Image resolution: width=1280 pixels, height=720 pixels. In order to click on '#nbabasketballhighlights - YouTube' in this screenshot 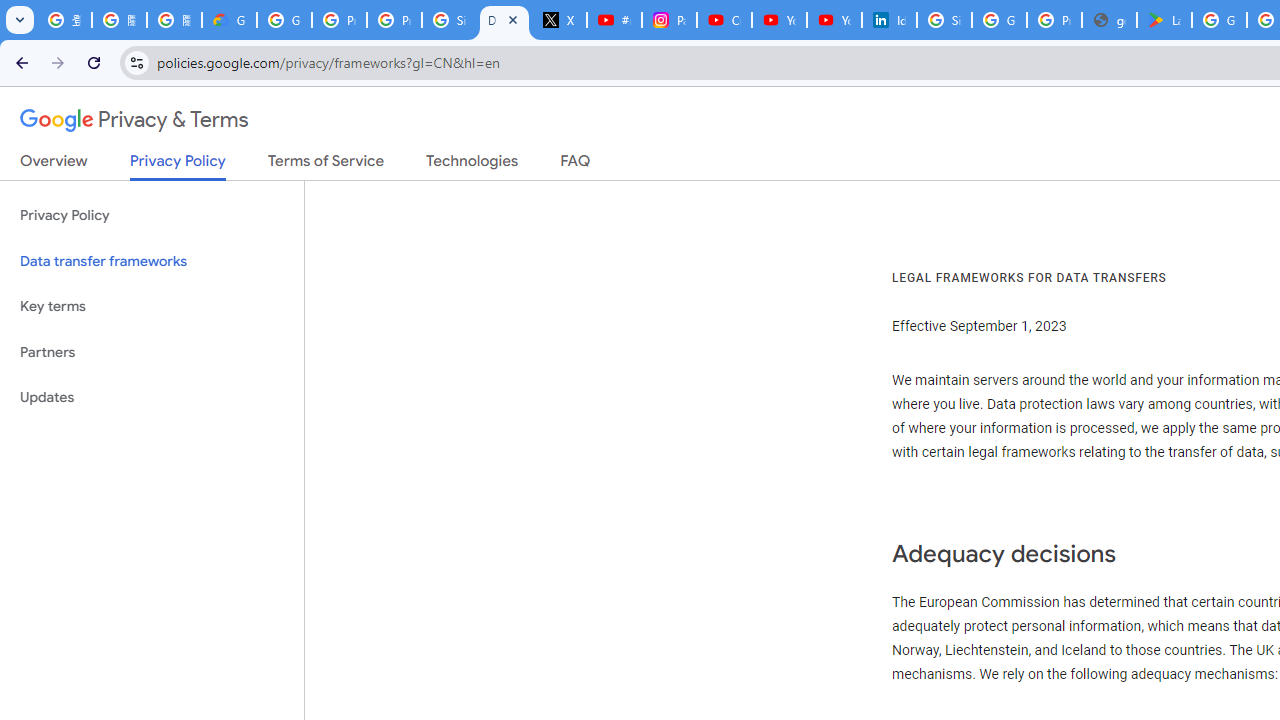, I will do `click(614, 20)`.